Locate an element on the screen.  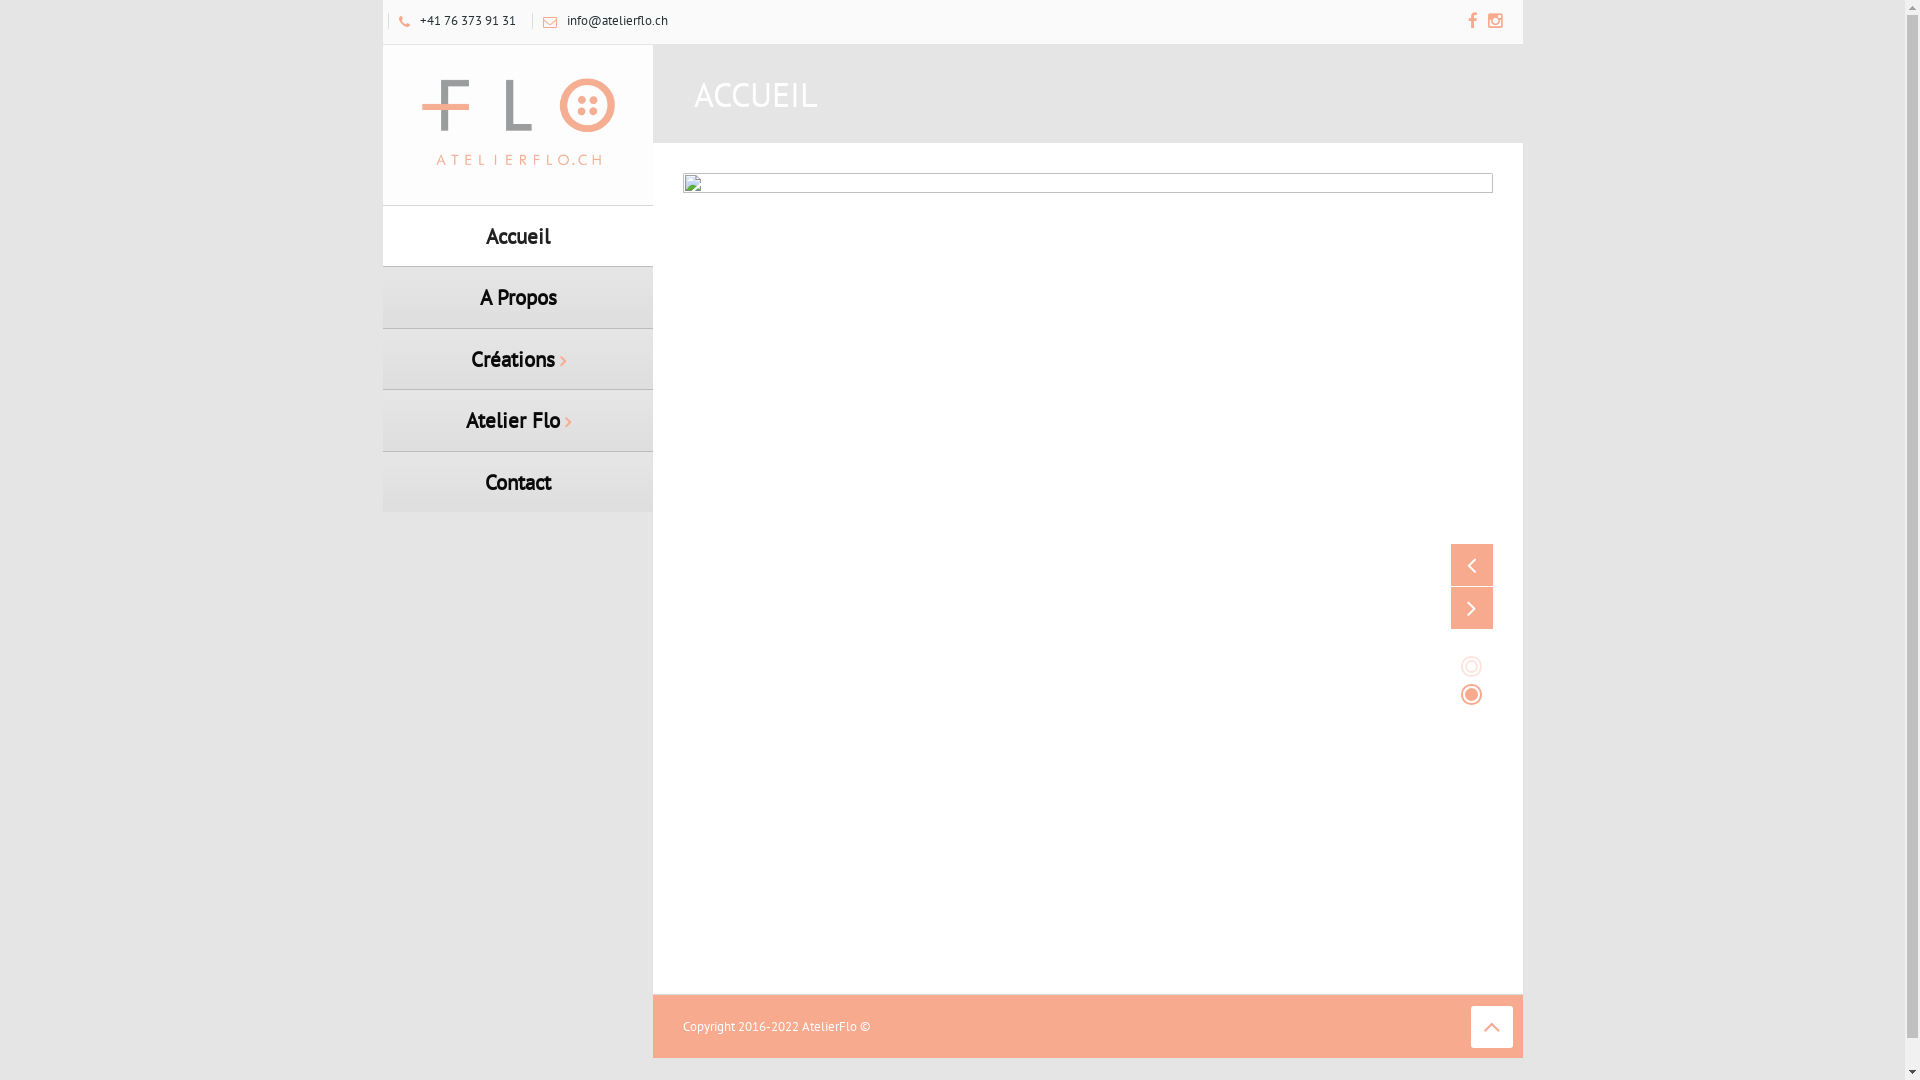
'info@atelierflo.ch' is located at coordinates (598, 20).